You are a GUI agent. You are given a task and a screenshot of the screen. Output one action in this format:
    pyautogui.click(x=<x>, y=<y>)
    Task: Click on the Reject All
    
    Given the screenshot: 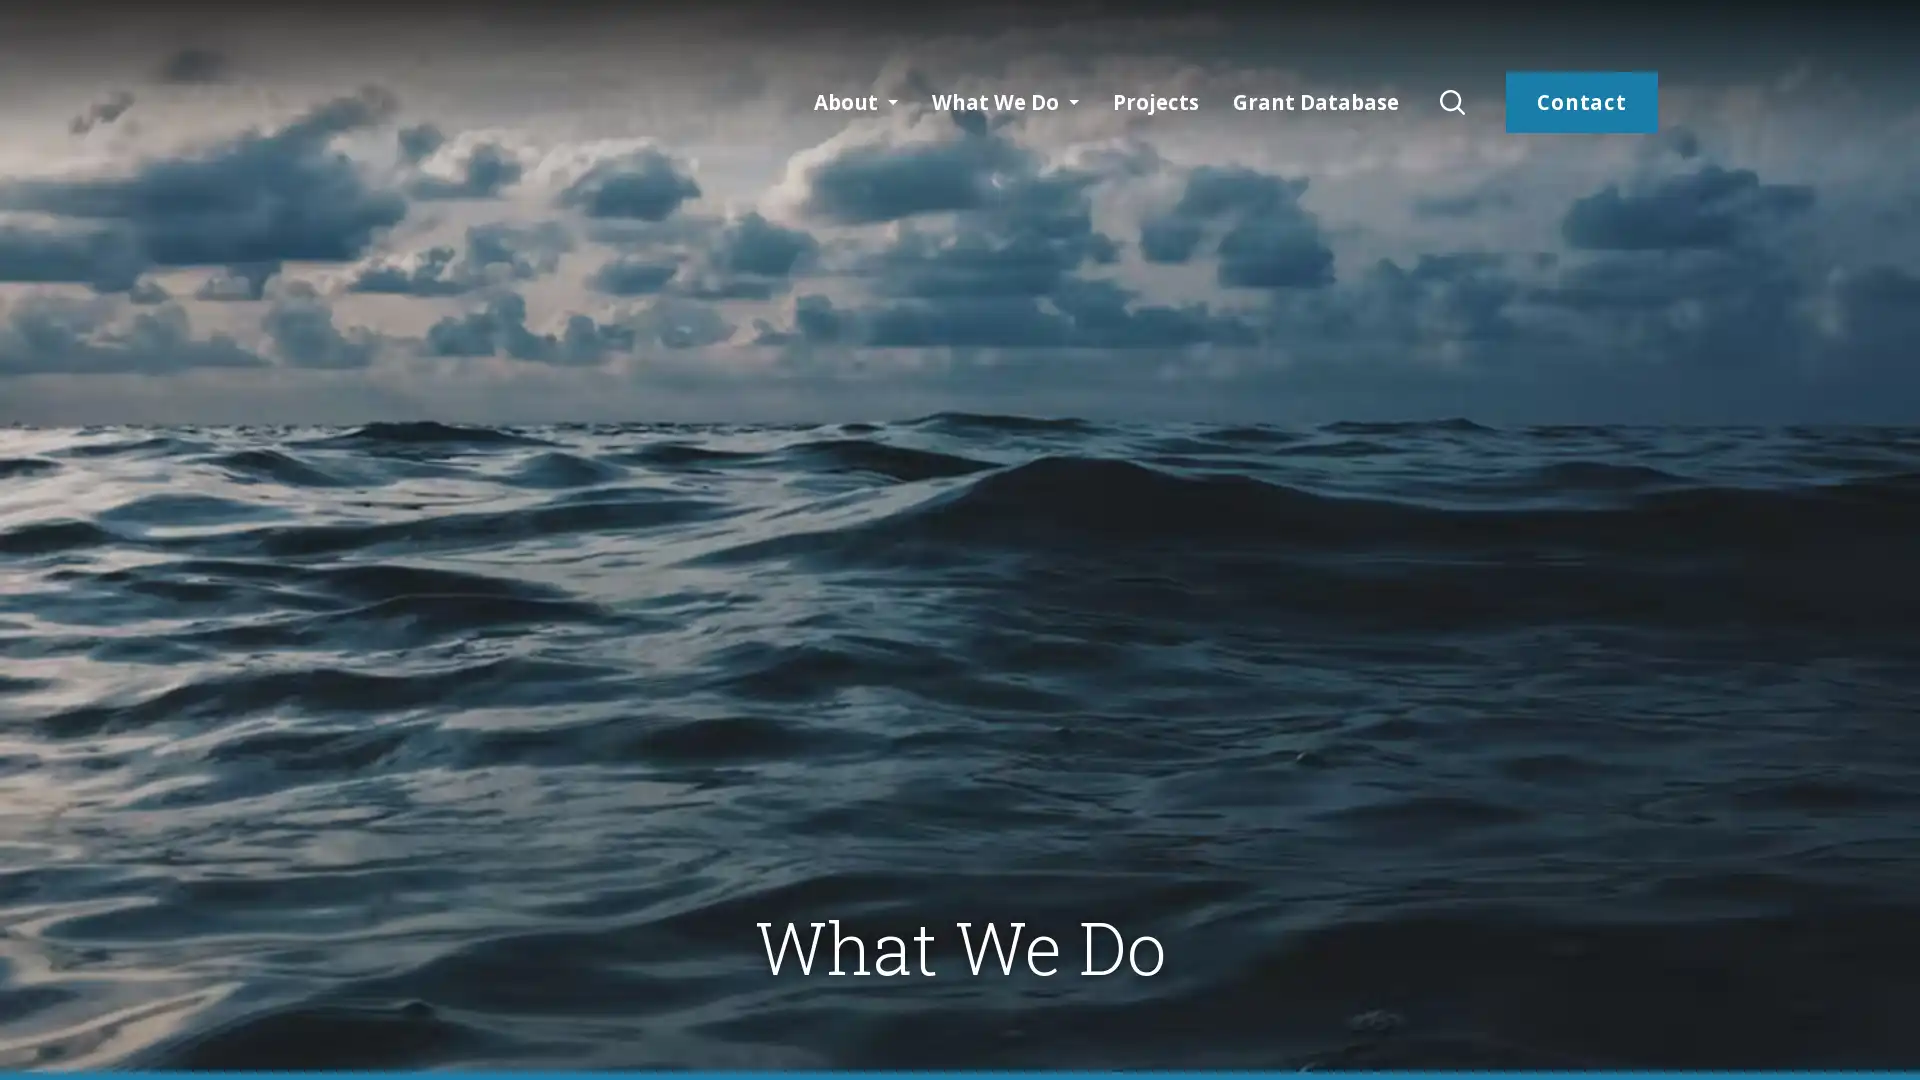 What is the action you would take?
    pyautogui.click(x=1706, y=1039)
    